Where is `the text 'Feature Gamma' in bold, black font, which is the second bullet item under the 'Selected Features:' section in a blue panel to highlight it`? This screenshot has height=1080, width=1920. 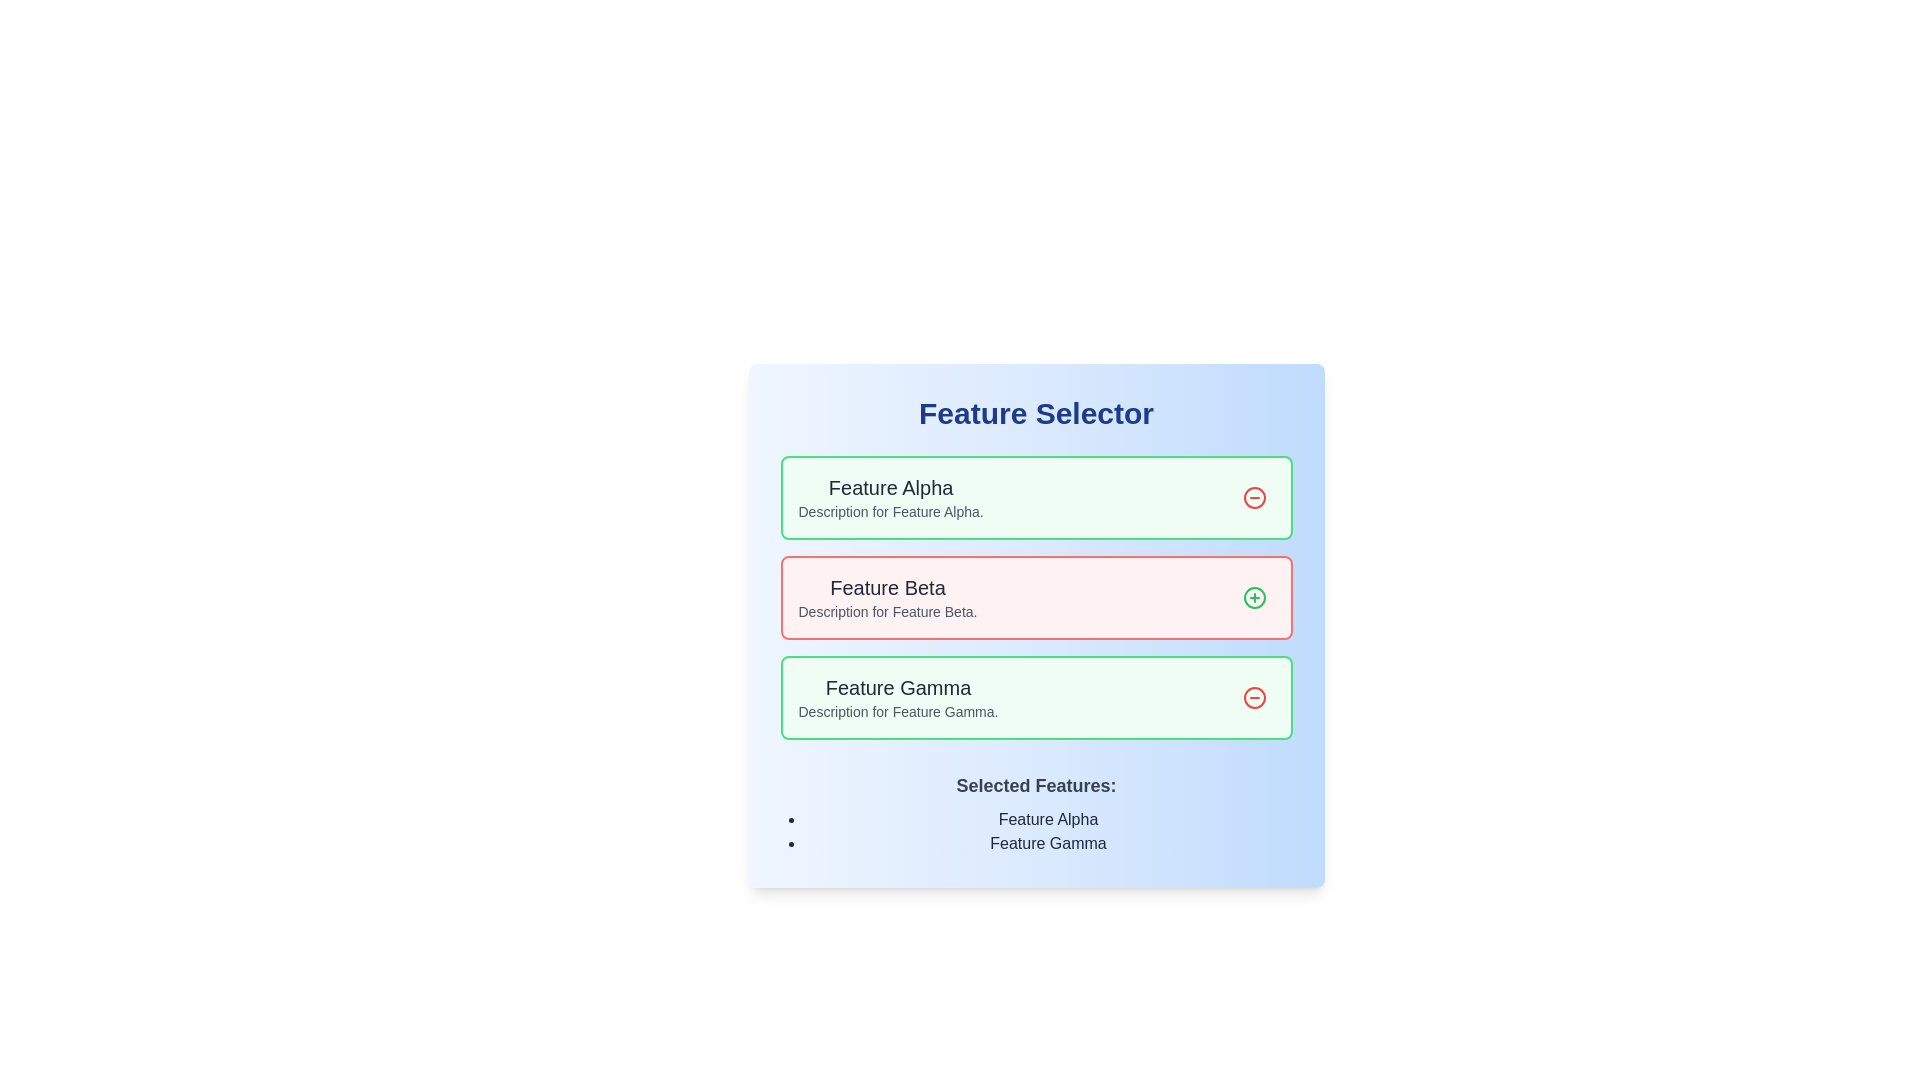 the text 'Feature Gamma' in bold, black font, which is the second bullet item under the 'Selected Features:' section in a blue panel to highlight it is located at coordinates (1047, 844).